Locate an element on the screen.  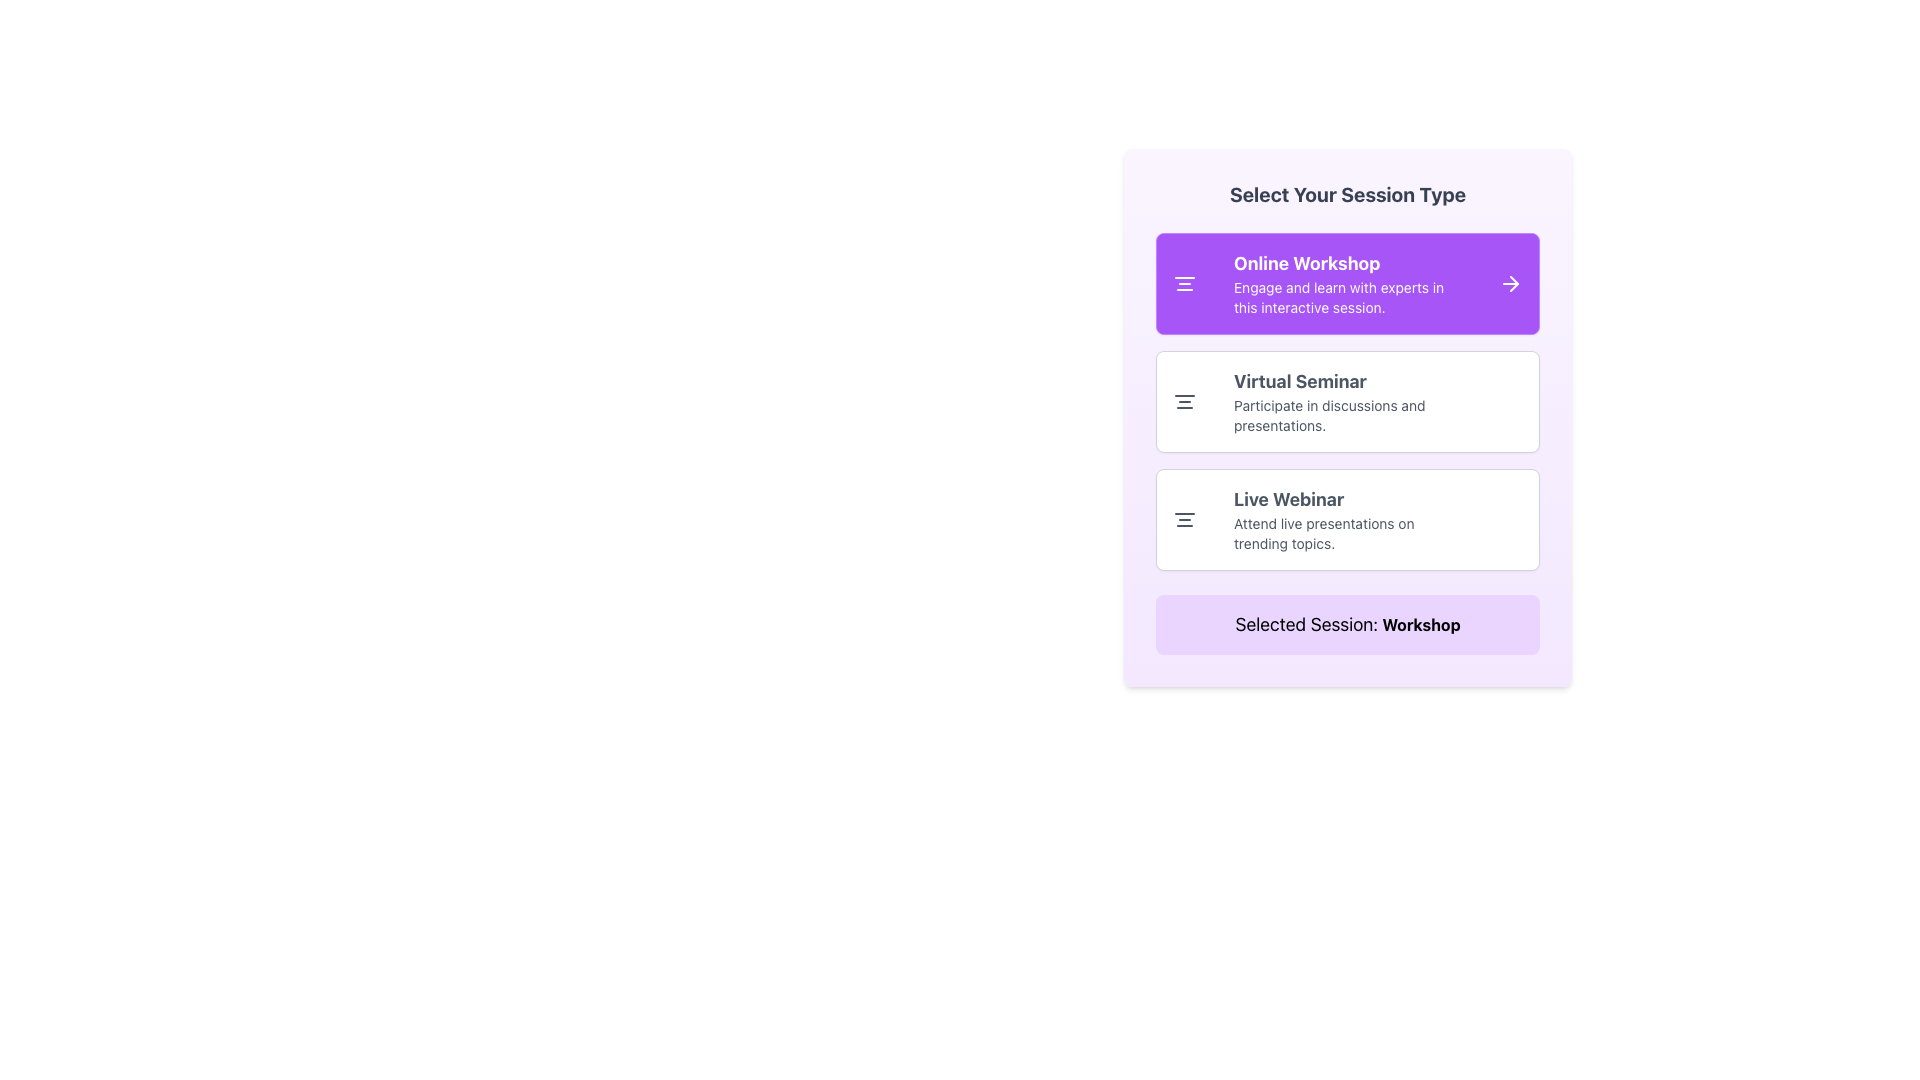
the icon is located at coordinates (1185, 284).